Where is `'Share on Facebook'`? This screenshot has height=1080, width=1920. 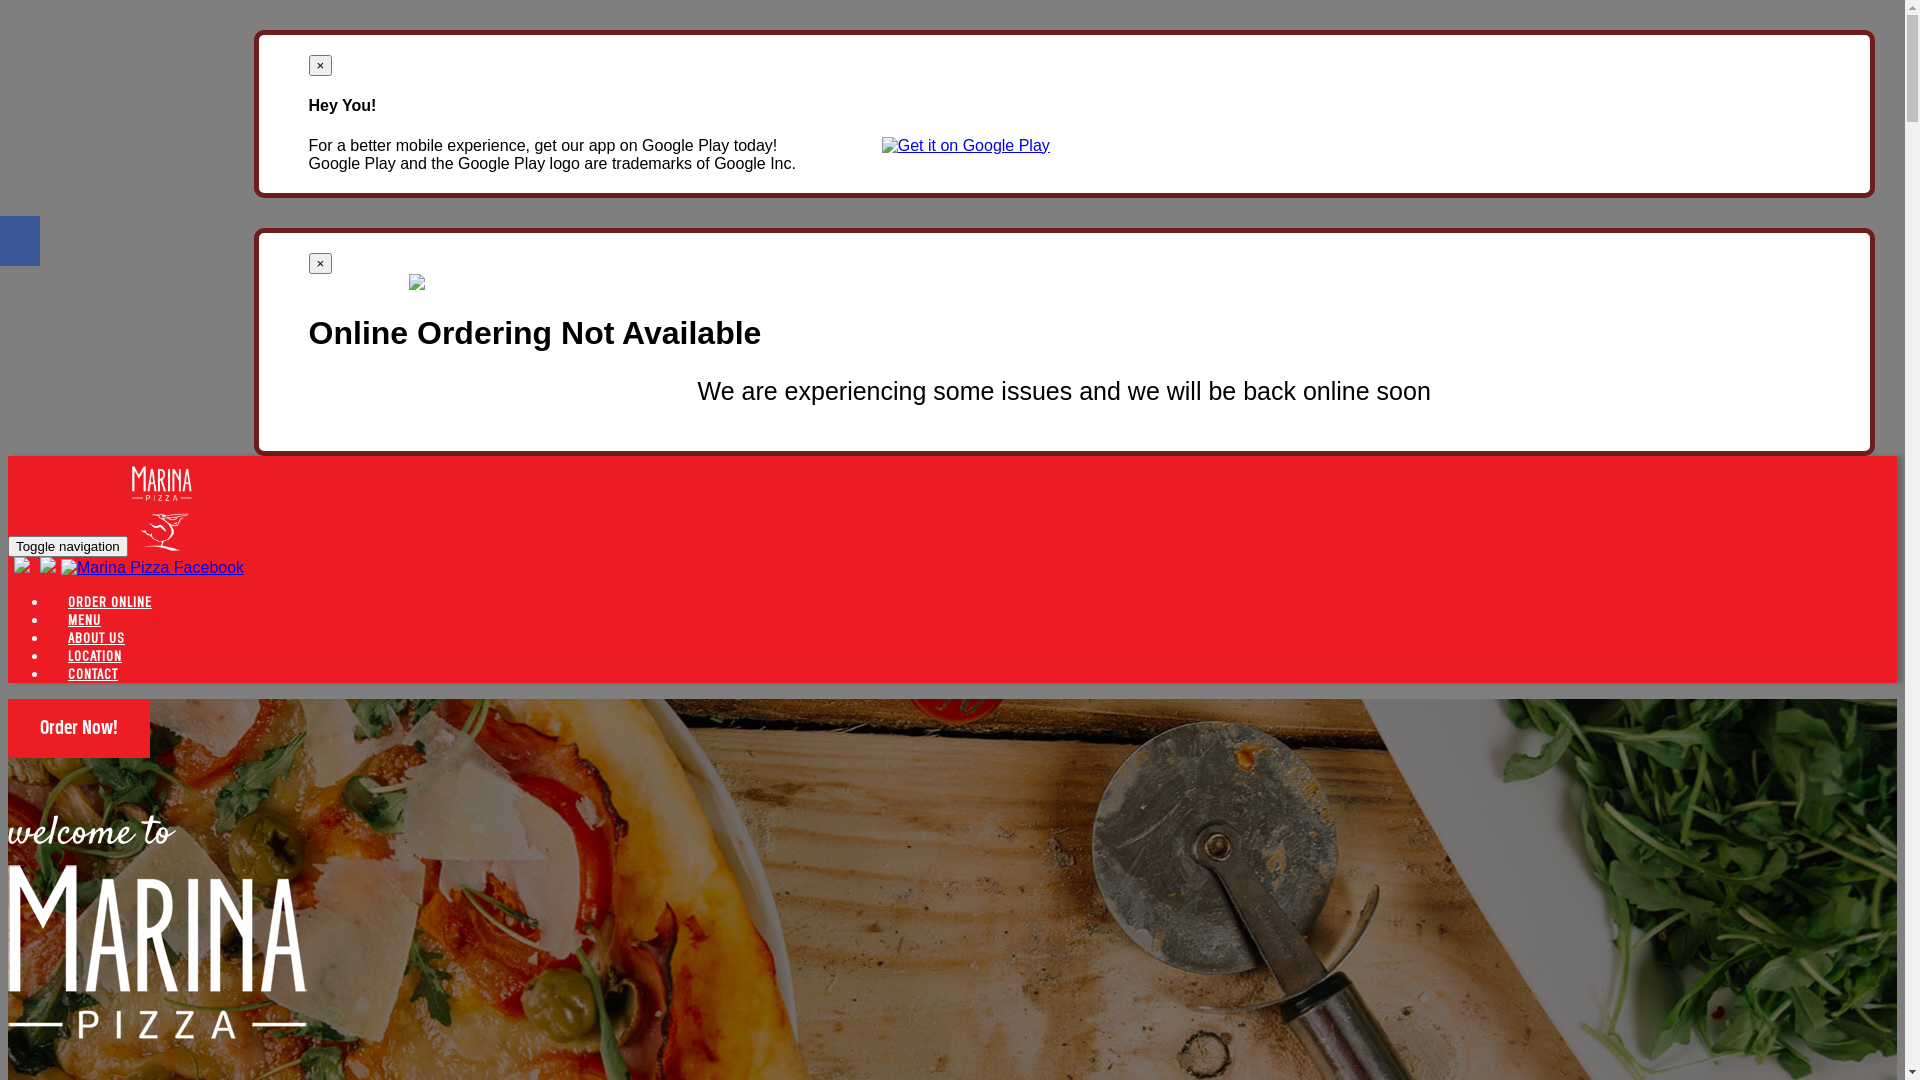 'Share on Facebook' is located at coordinates (0, 239).